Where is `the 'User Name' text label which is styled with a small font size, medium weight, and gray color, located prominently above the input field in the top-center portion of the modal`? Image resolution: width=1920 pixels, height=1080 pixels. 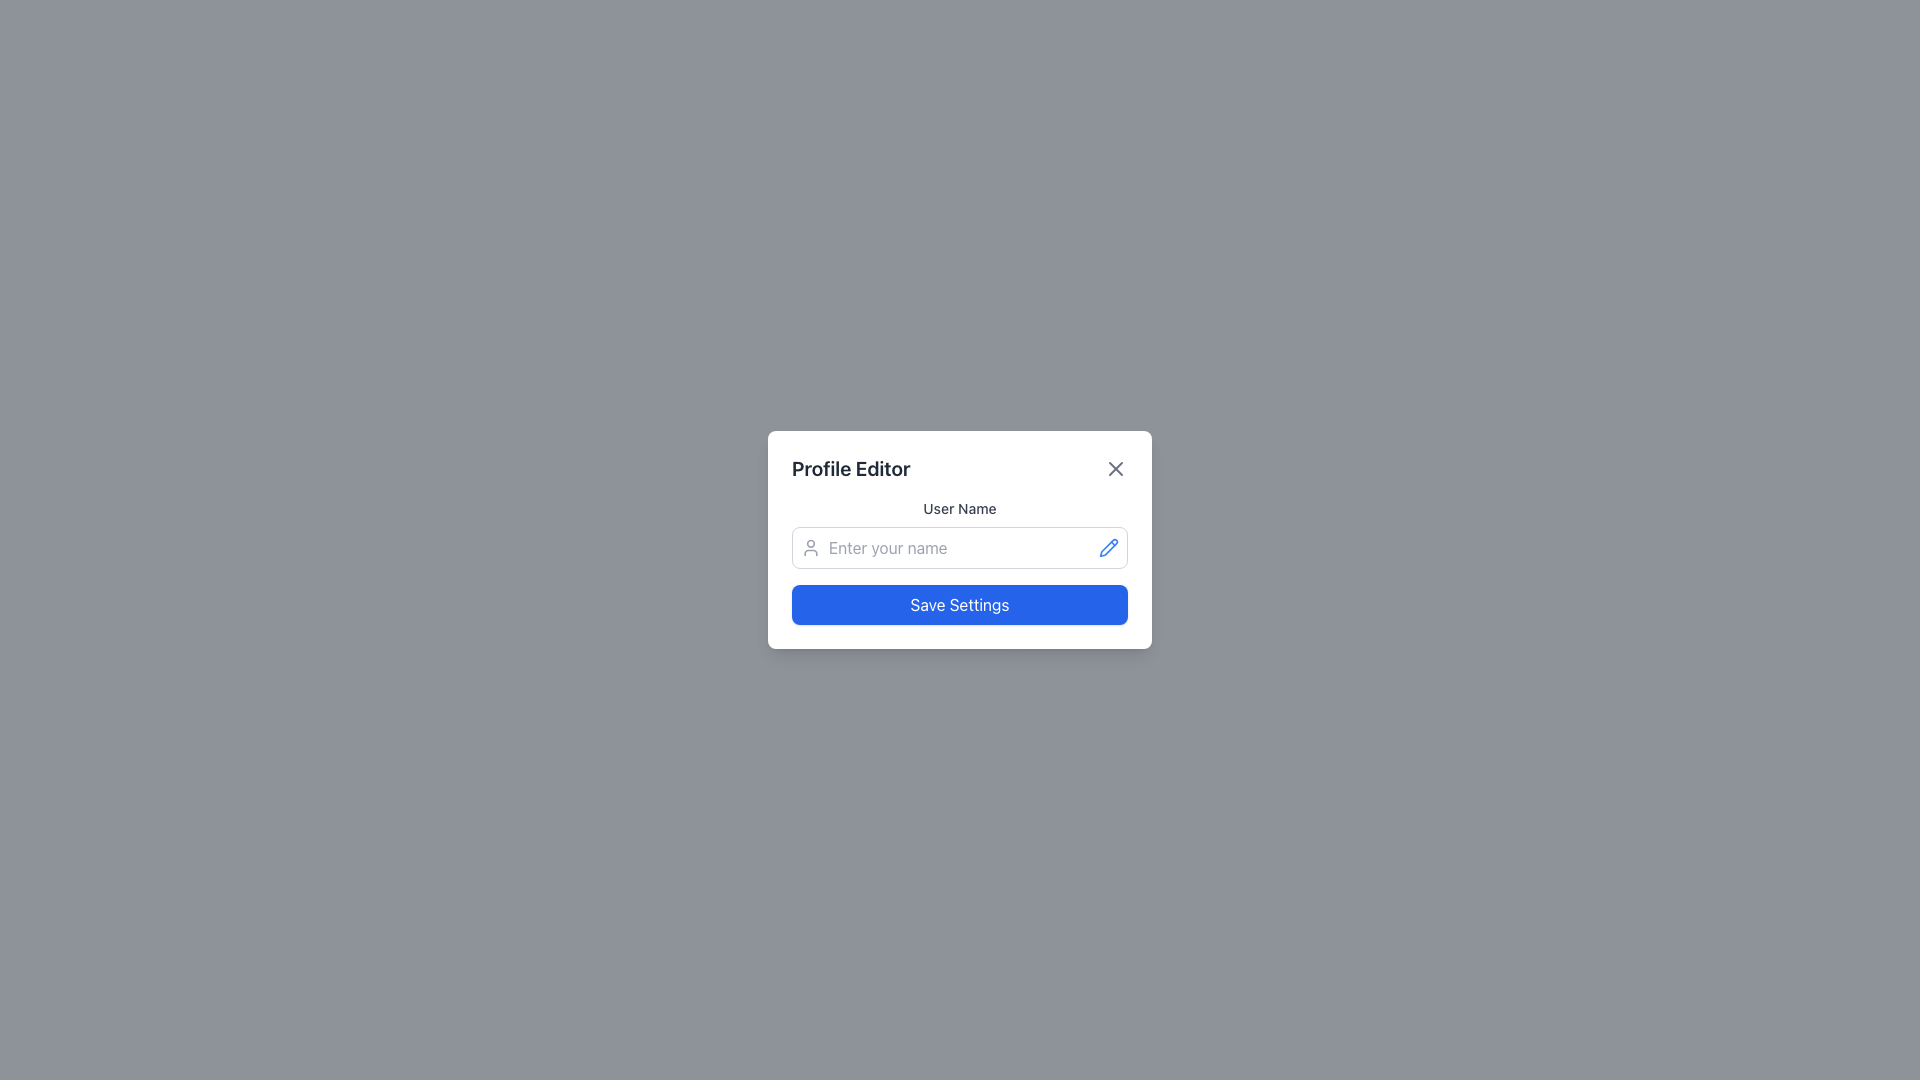 the 'User Name' text label which is styled with a small font size, medium weight, and gray color, located prominently above the input field in the top-center portion of the modal is located at coordinates (960, 508).